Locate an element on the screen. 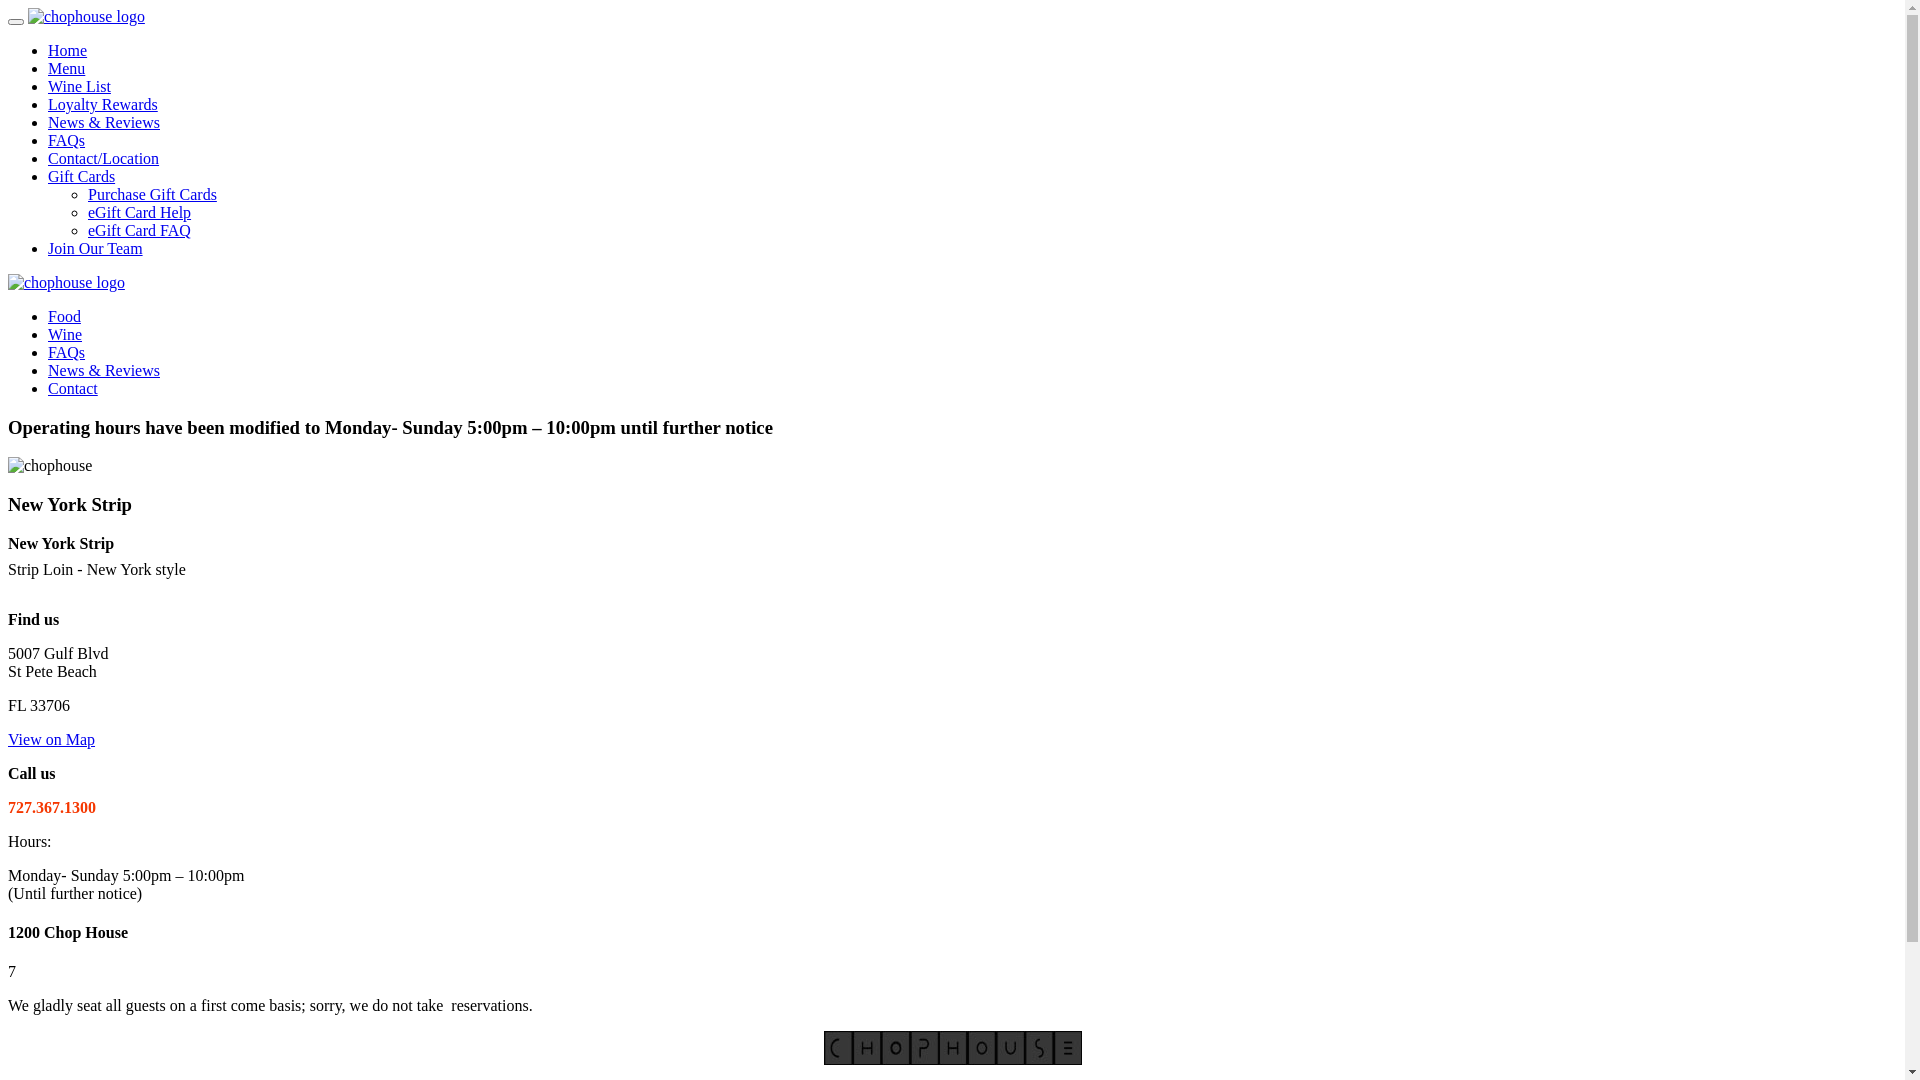 This screenshot has height=1080, width=1920. 'Join Our Team' is located at coordinates (48, 247).